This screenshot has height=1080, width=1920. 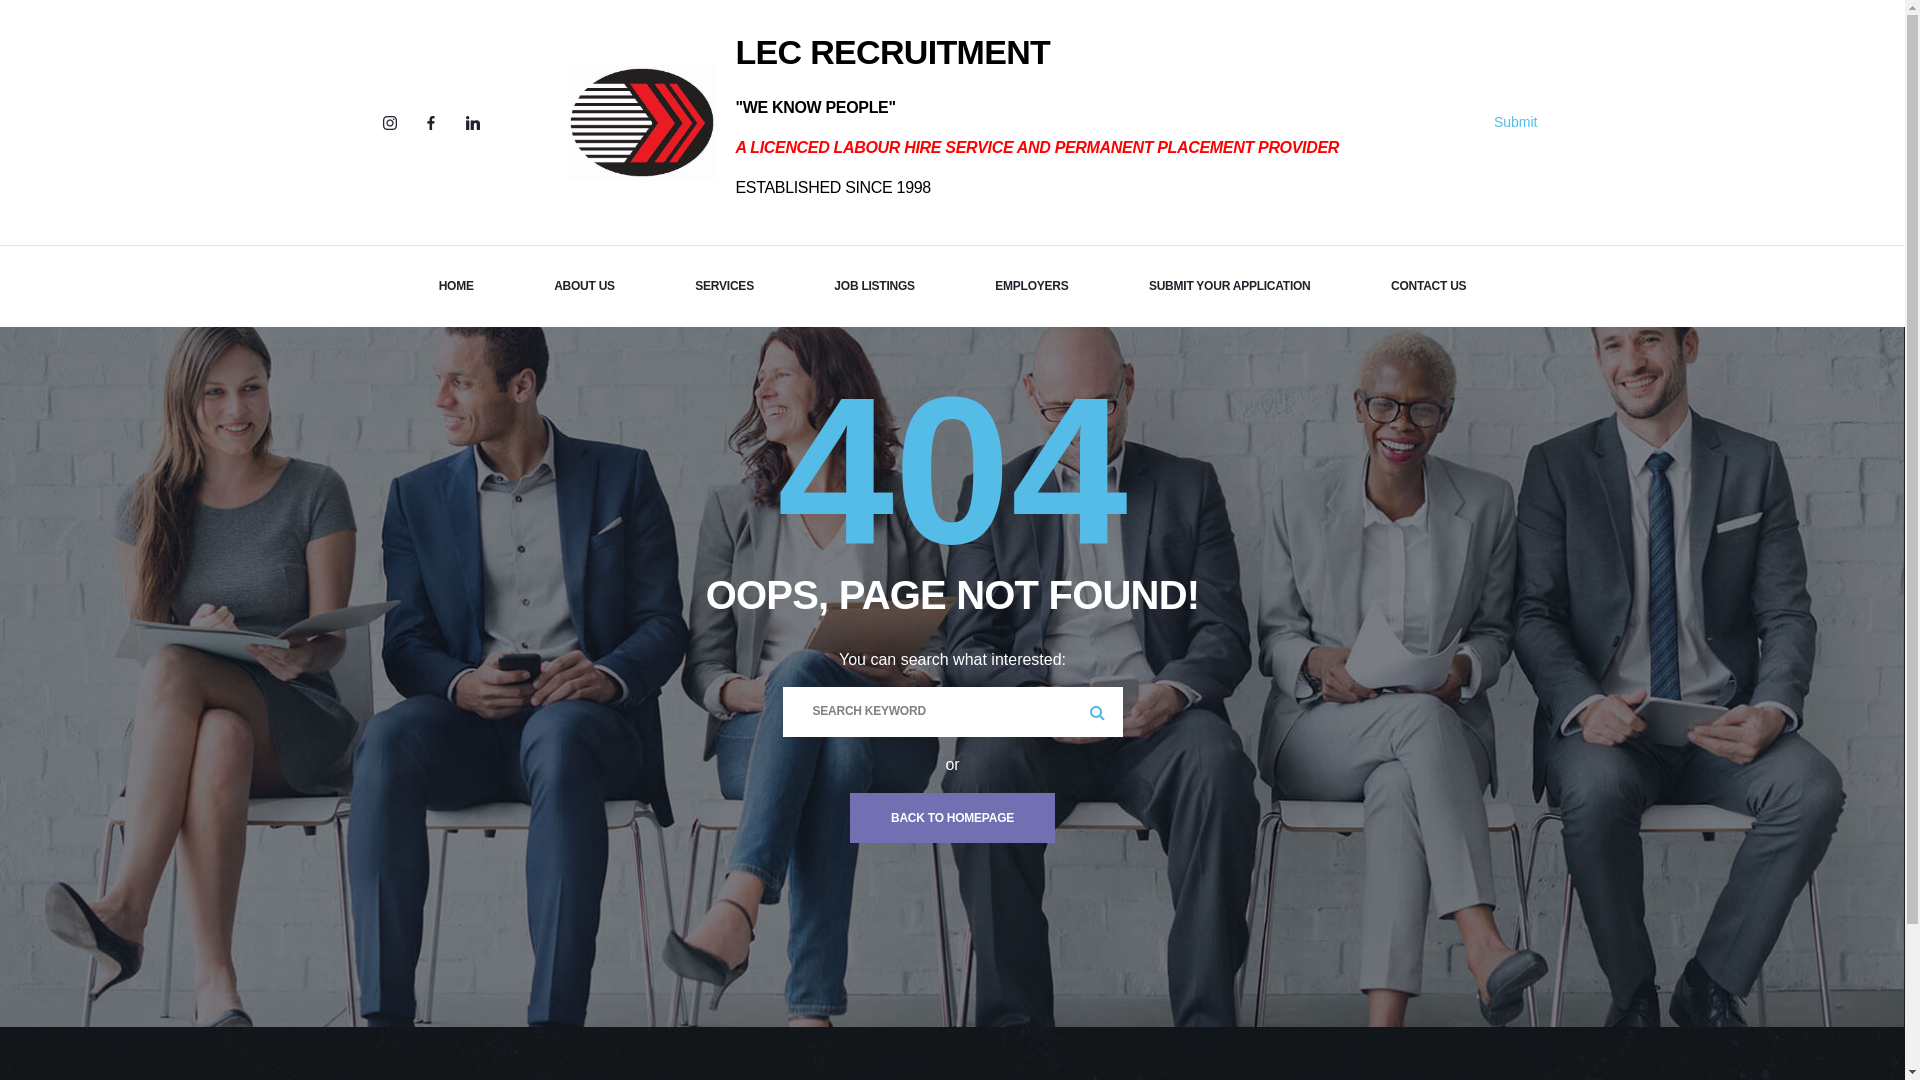 What do you see at coordinates (455, 285) in the screenshot?
I see `'HOME'` at bounding box center [455, 285].